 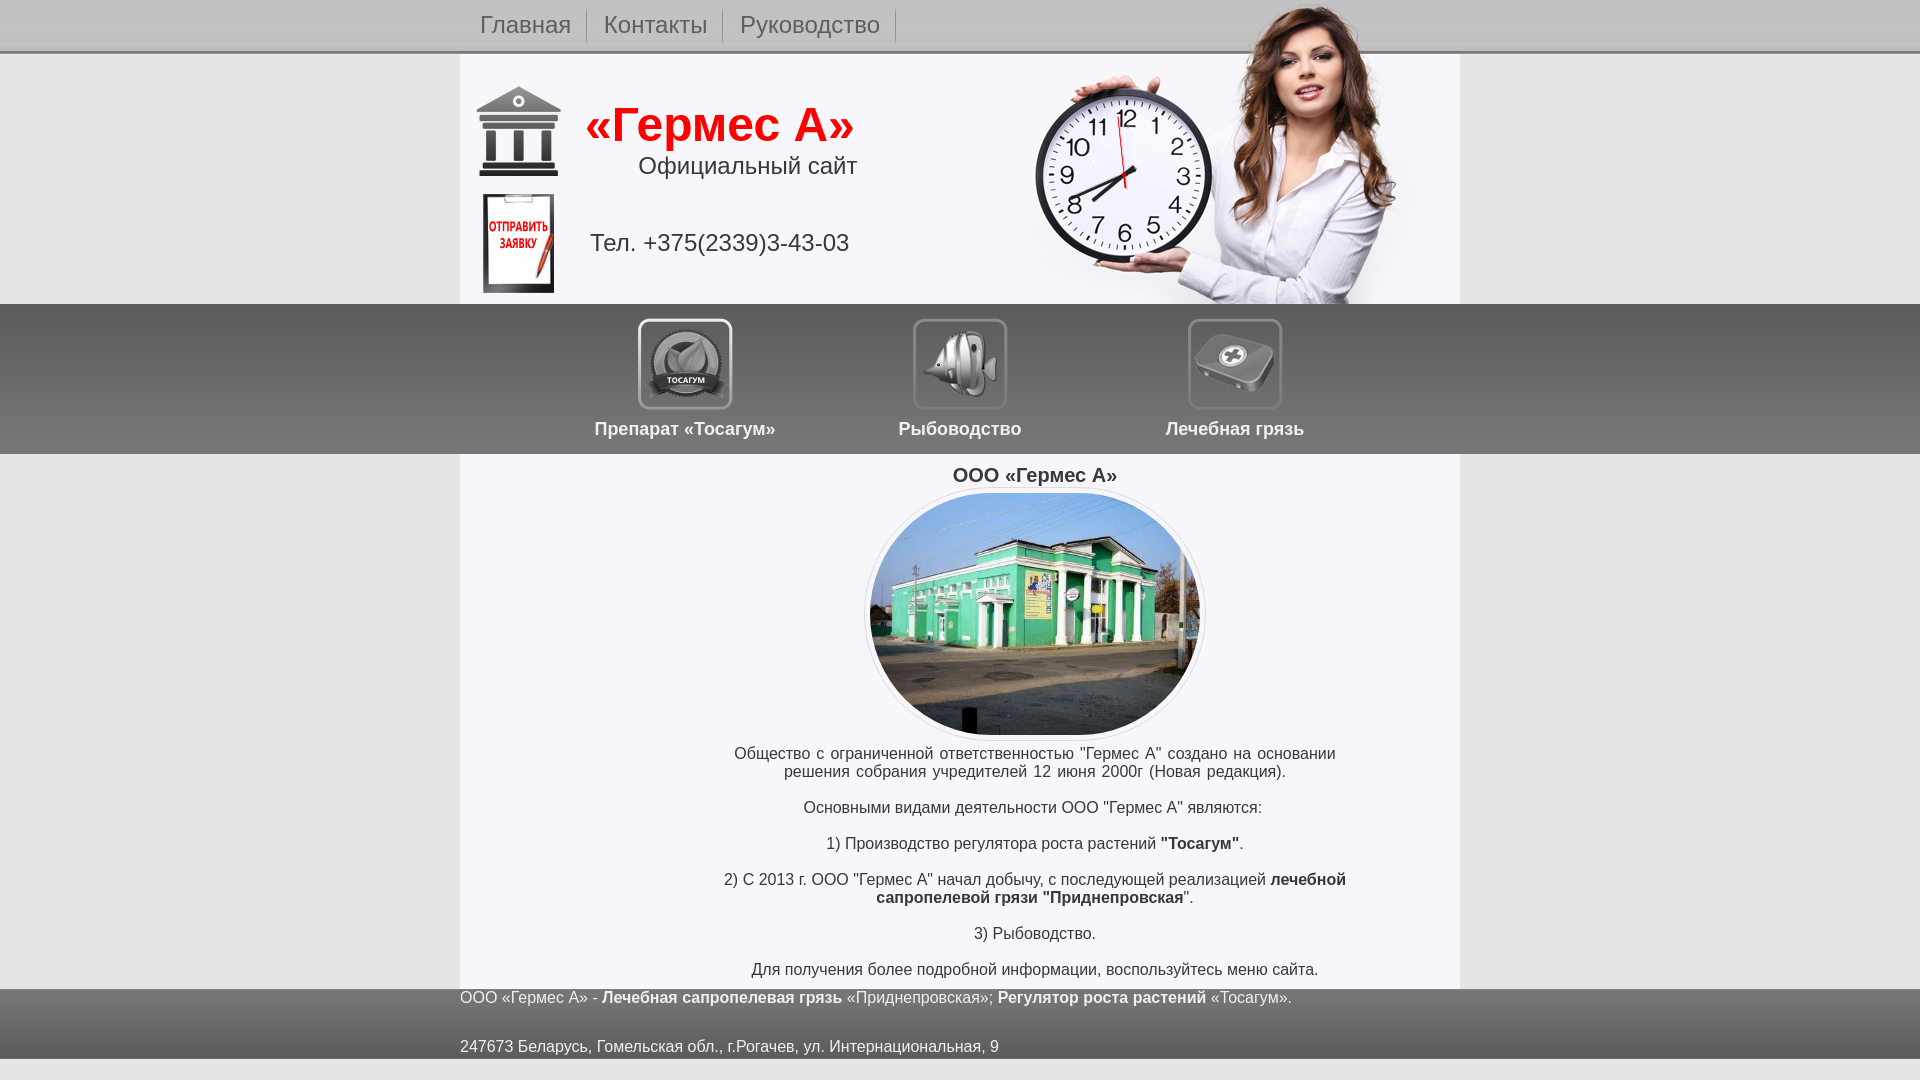 What do you see at coordinates (1444, 1022) in the screenshot?
I see `'LiveInternet'` at bounding box center [1444, 1022].